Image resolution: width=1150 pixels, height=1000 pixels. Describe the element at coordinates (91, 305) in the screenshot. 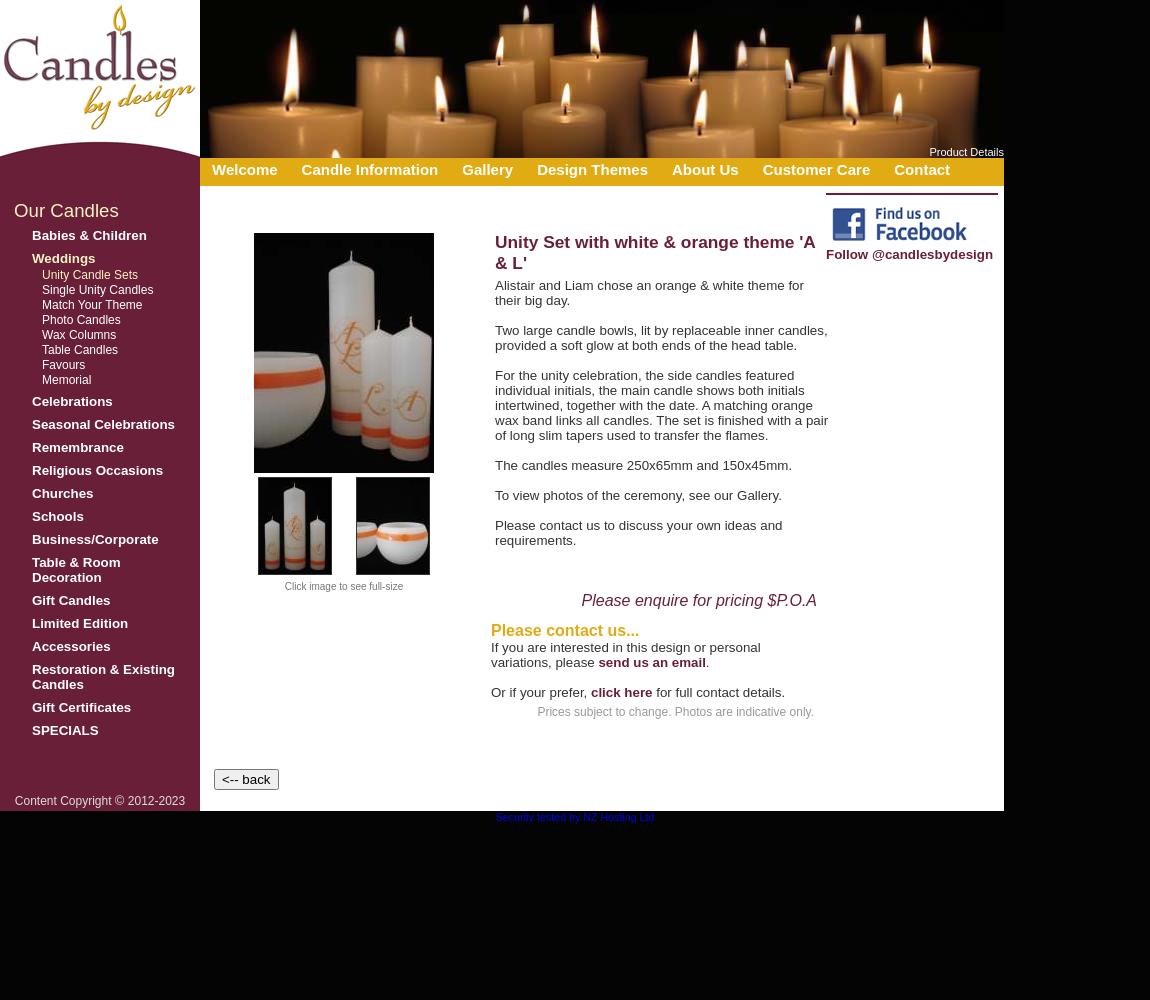

I see `'Match Your Theme'` at that location.